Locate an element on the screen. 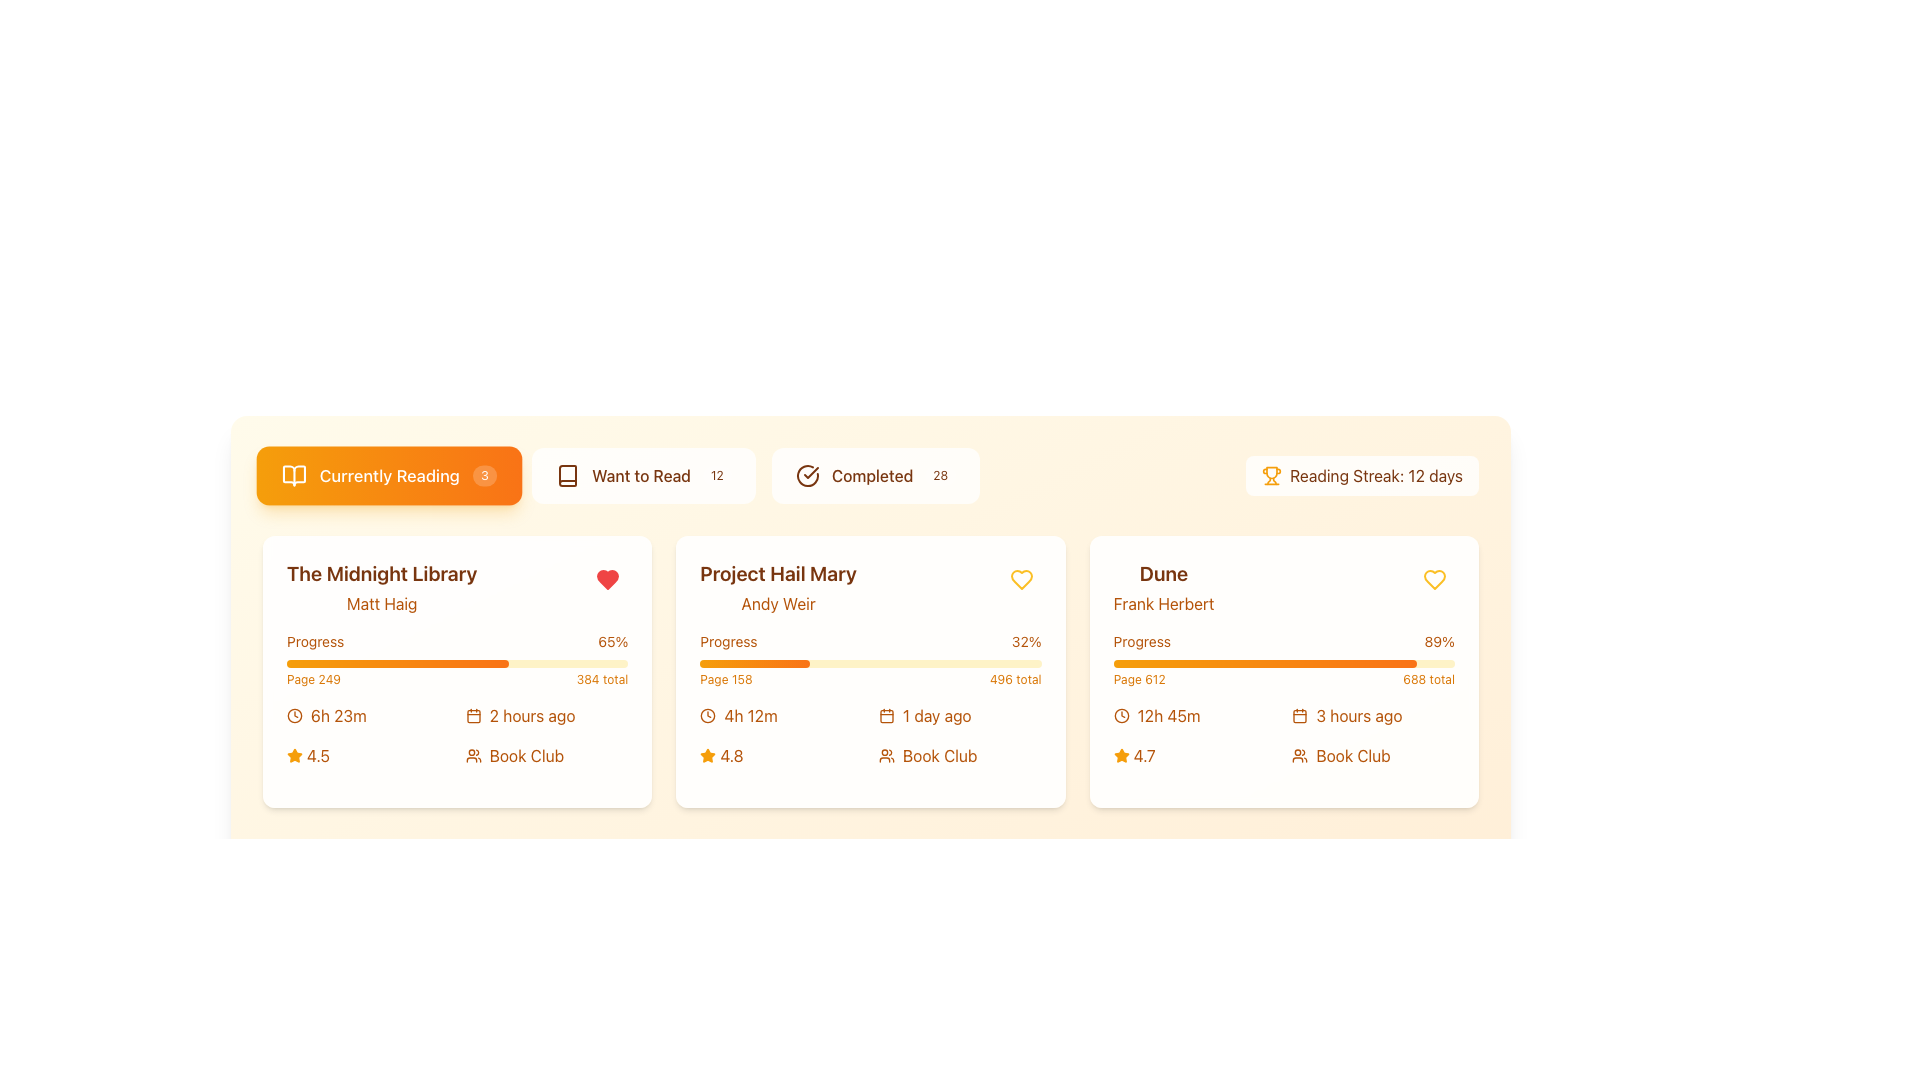 The height and width of the screenshot is (1080, 1920). the static text label indicating the progress percentage located in the third column of cards labeled 'Dune', near the bottom-right corner aligned with the amber progress bar is located at coordinates (1438, 641).